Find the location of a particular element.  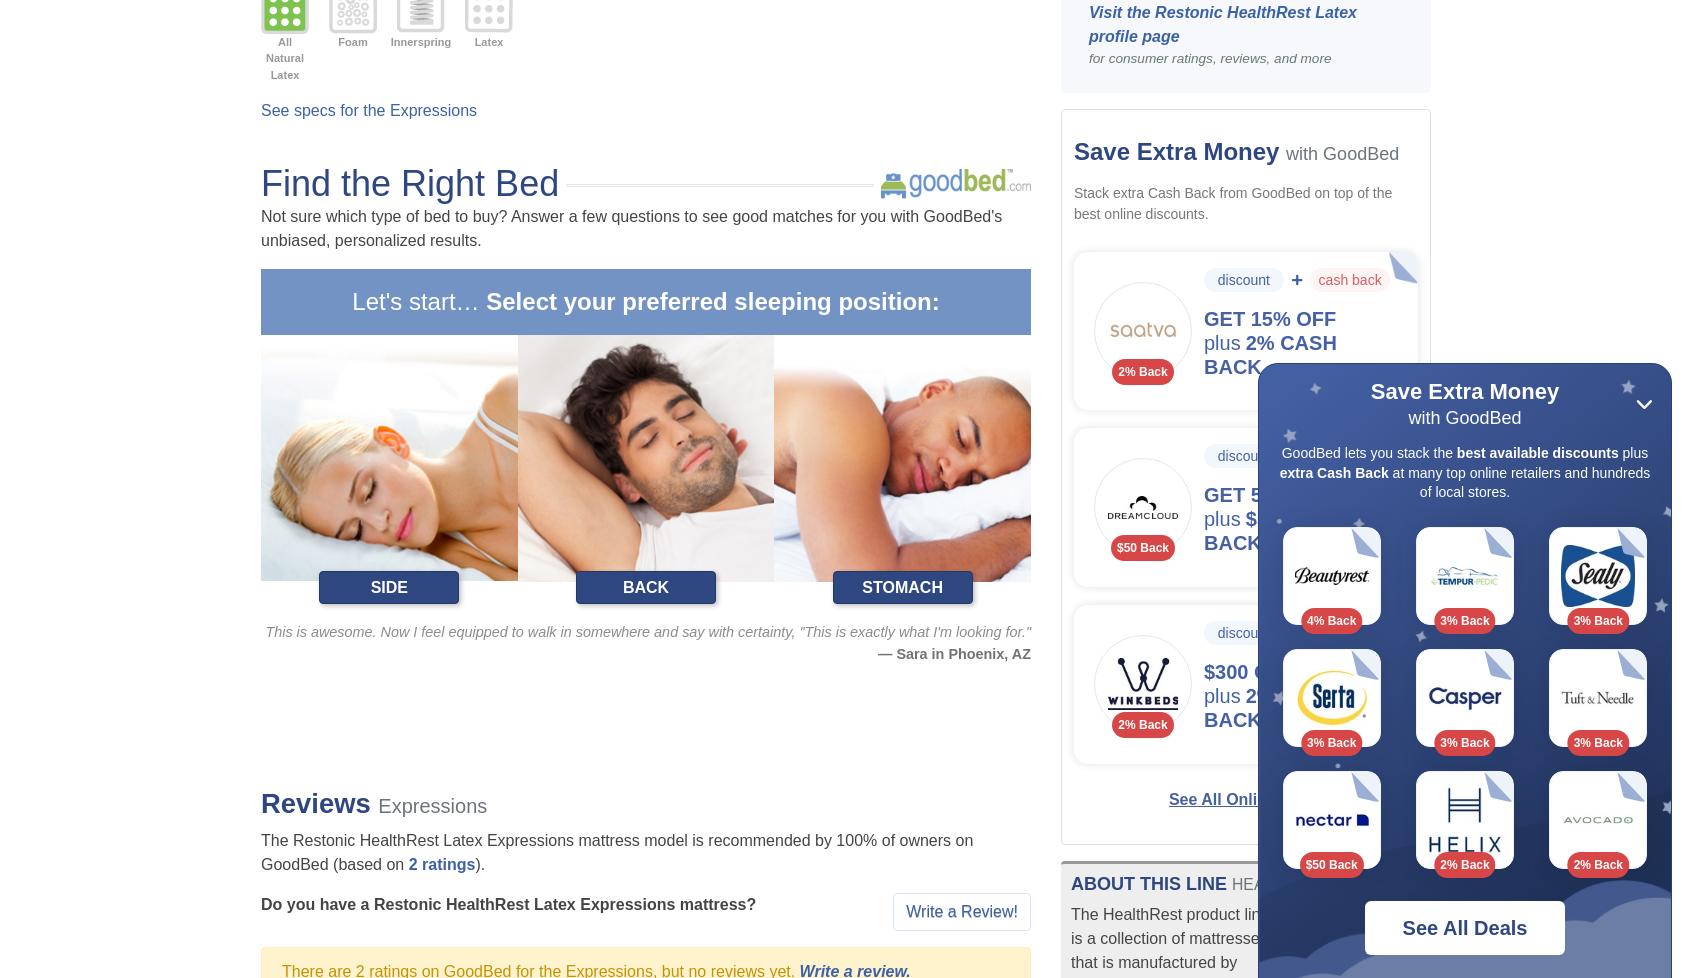

'Expressions' is located at coordinates (377, 804).